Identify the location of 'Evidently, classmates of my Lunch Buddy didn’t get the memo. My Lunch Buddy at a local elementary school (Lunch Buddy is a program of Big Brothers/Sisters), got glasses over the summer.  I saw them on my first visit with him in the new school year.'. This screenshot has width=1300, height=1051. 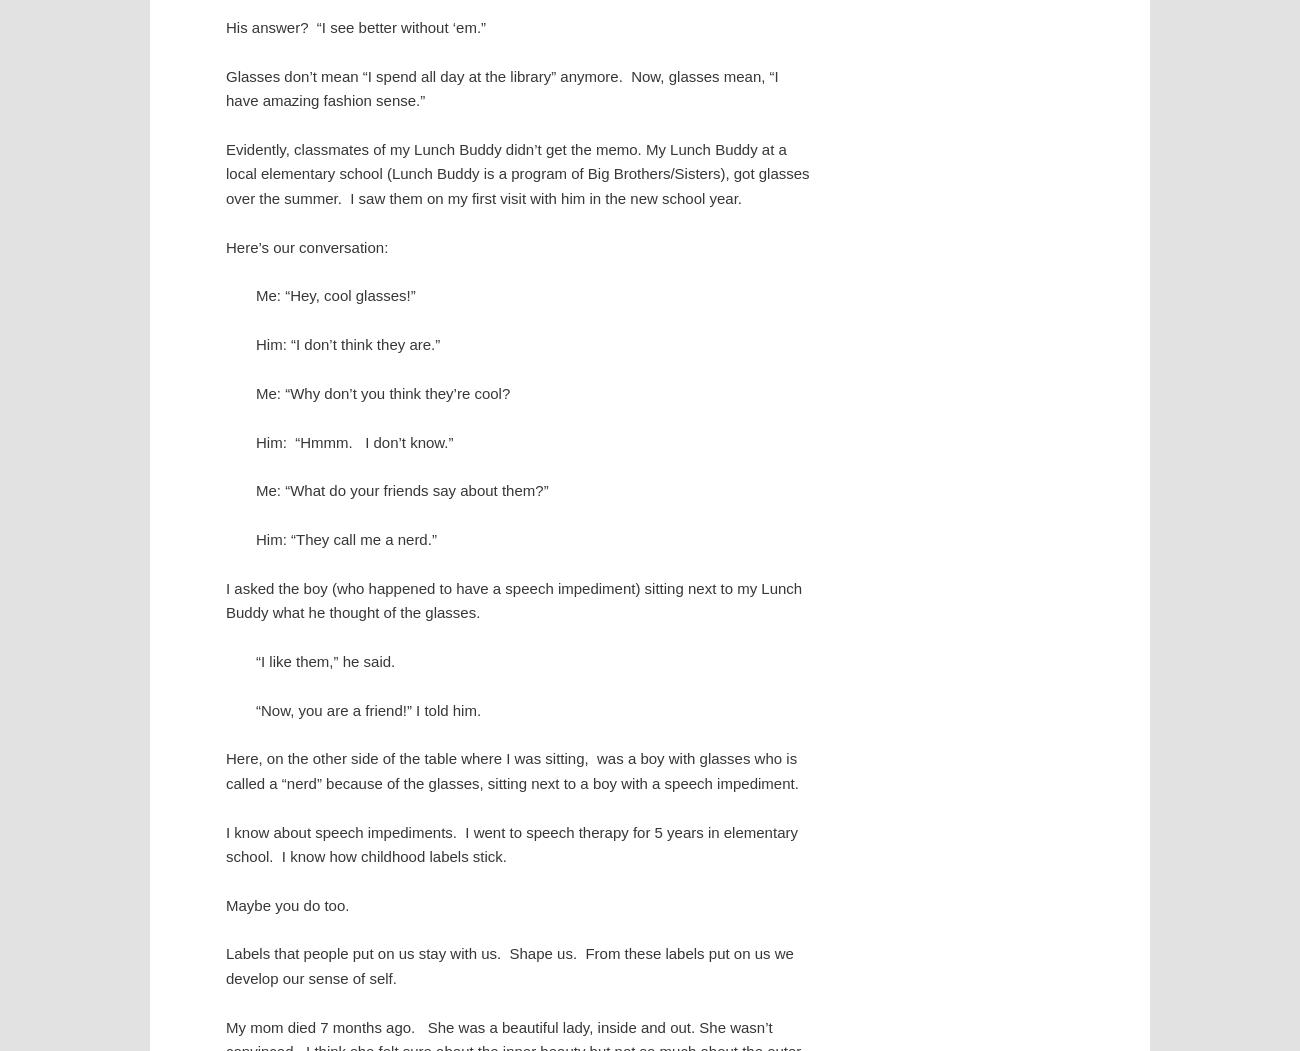
(224, 173).